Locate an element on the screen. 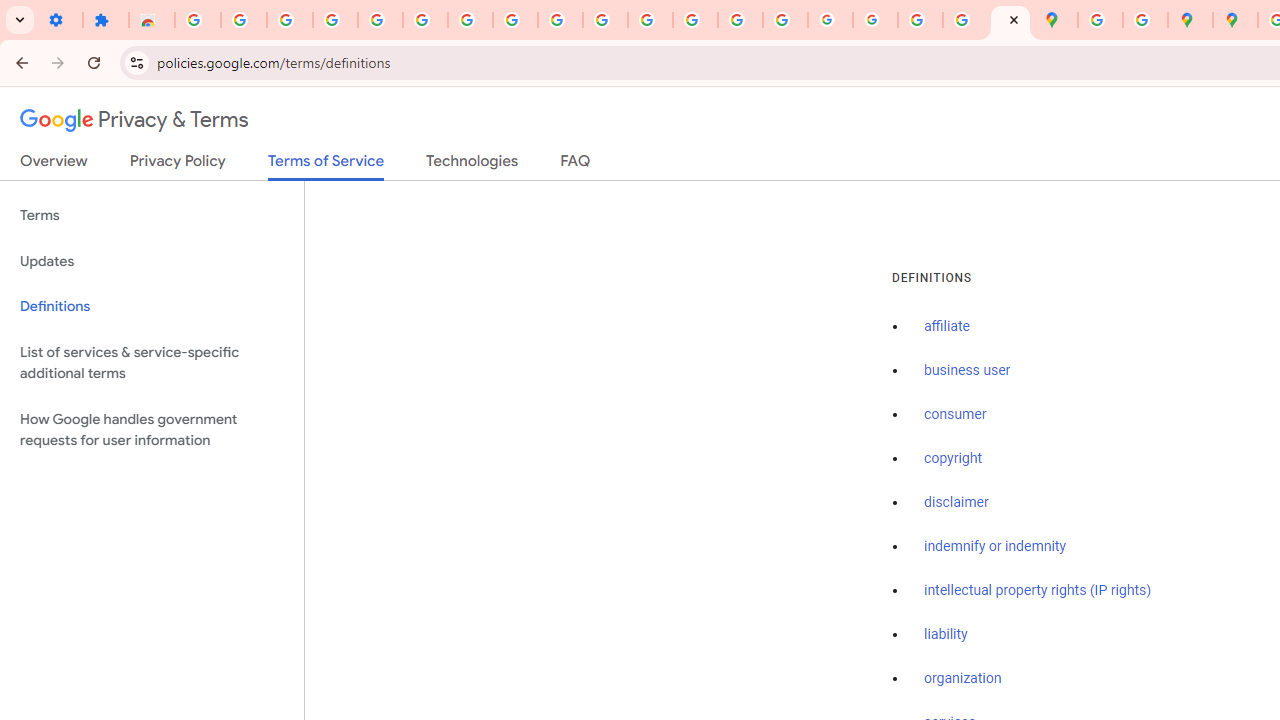 The height and width of the screenshot is (720, 1280). 'Settings - On startup' is located at coordinates (60, 20).